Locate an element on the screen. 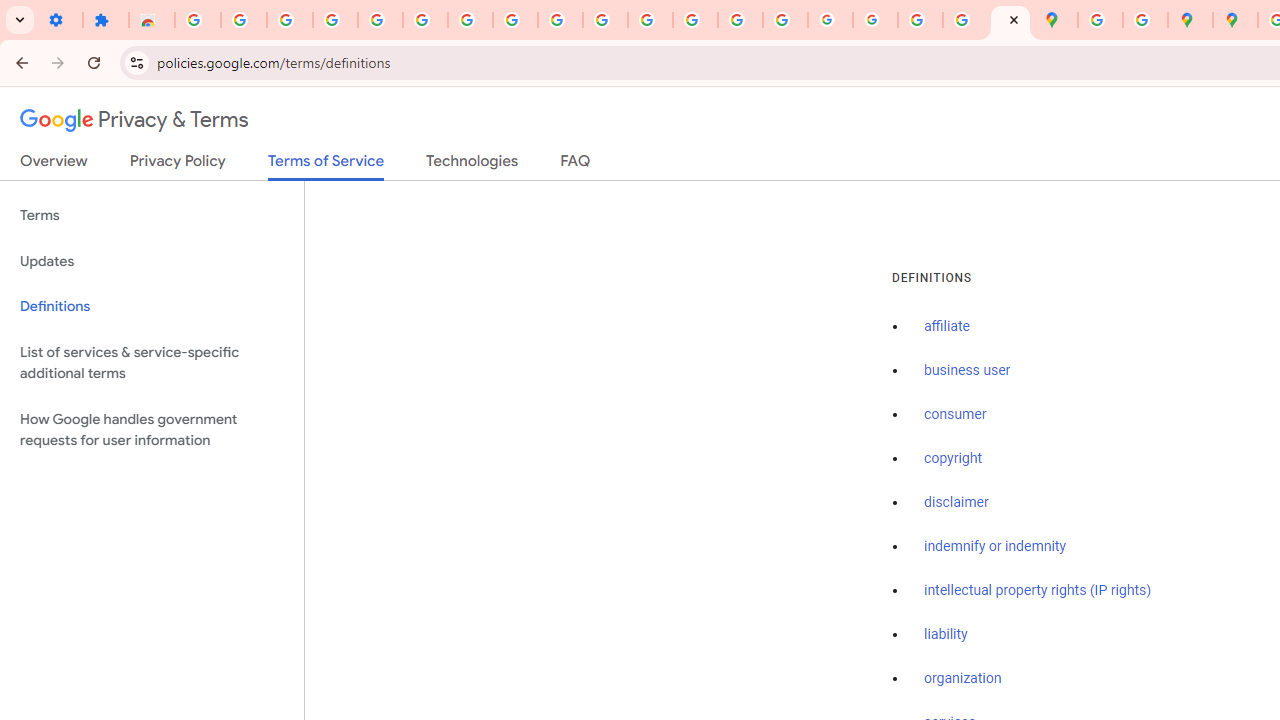 The height and width of the screenshot is (720, 1280). 'Settings - On startup' is located at coordinates (60, 20).